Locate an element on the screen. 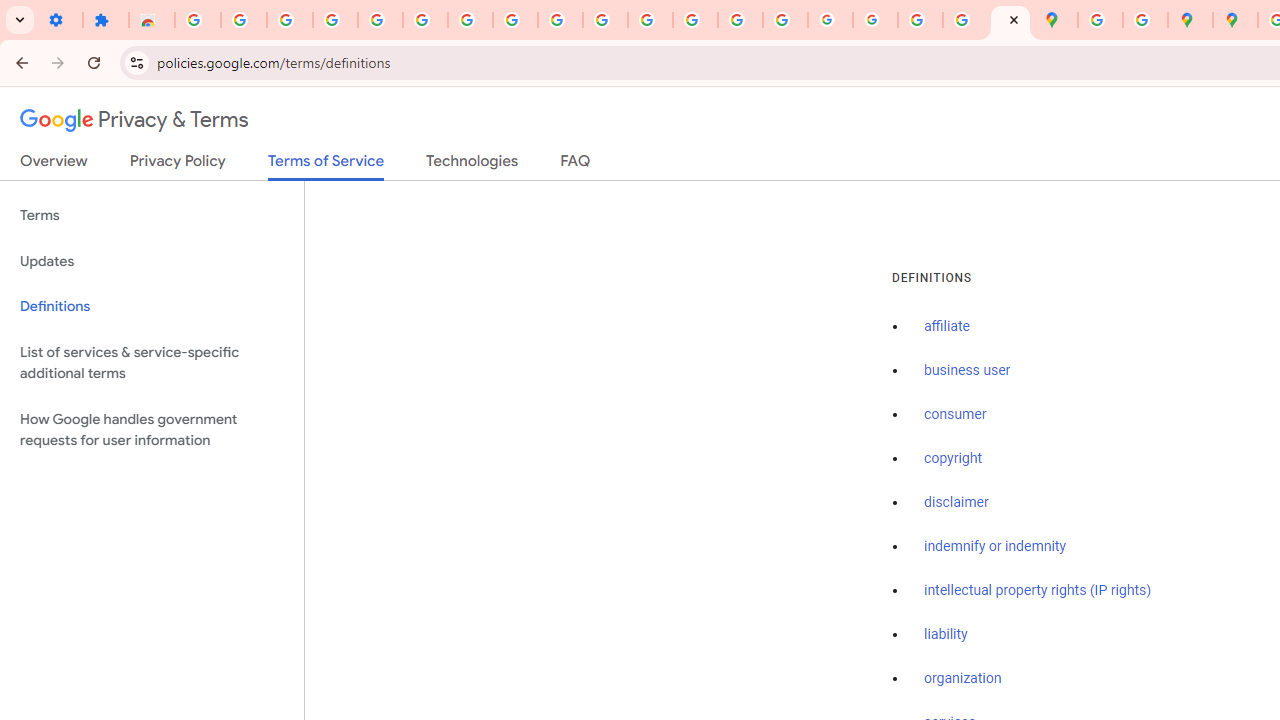 The height and width of the screenshot is (720, 1280). 'Settings - On startup' is located at coordinates (60, 20).